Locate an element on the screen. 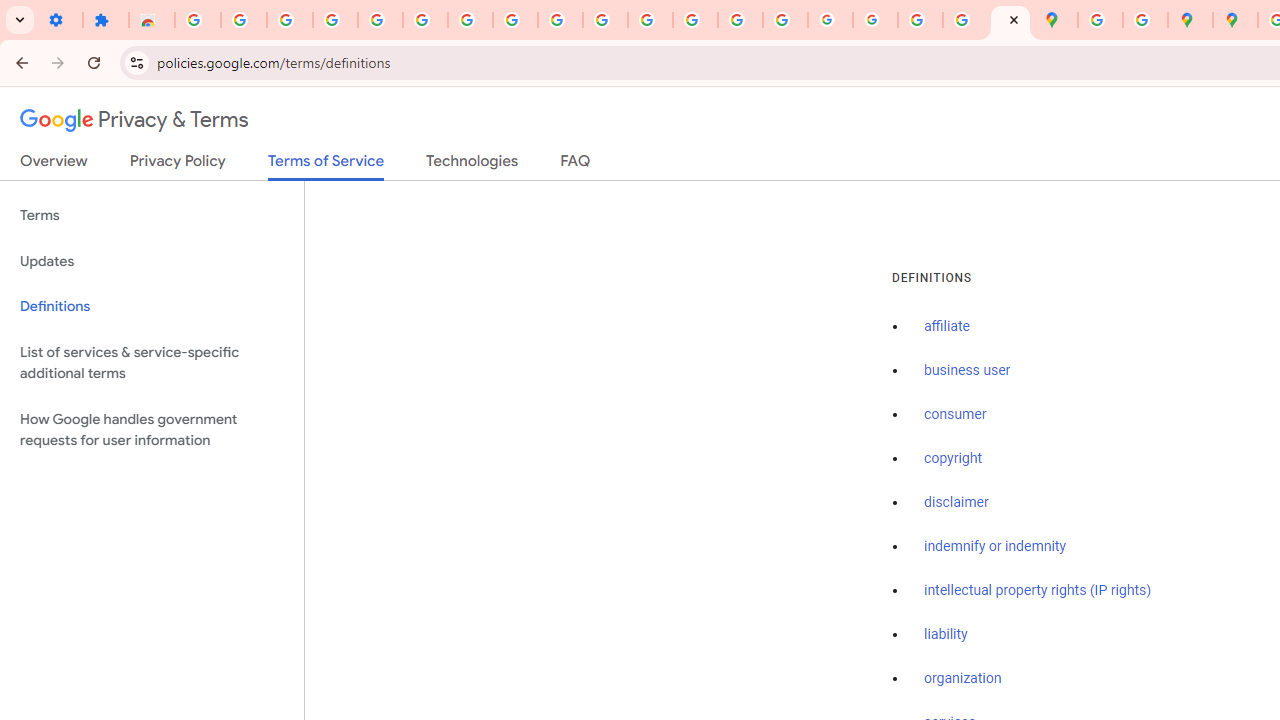 The height and width of the screenshot is (720, 1280). 'Settings - On startup' is located at coordinates (60, 20).